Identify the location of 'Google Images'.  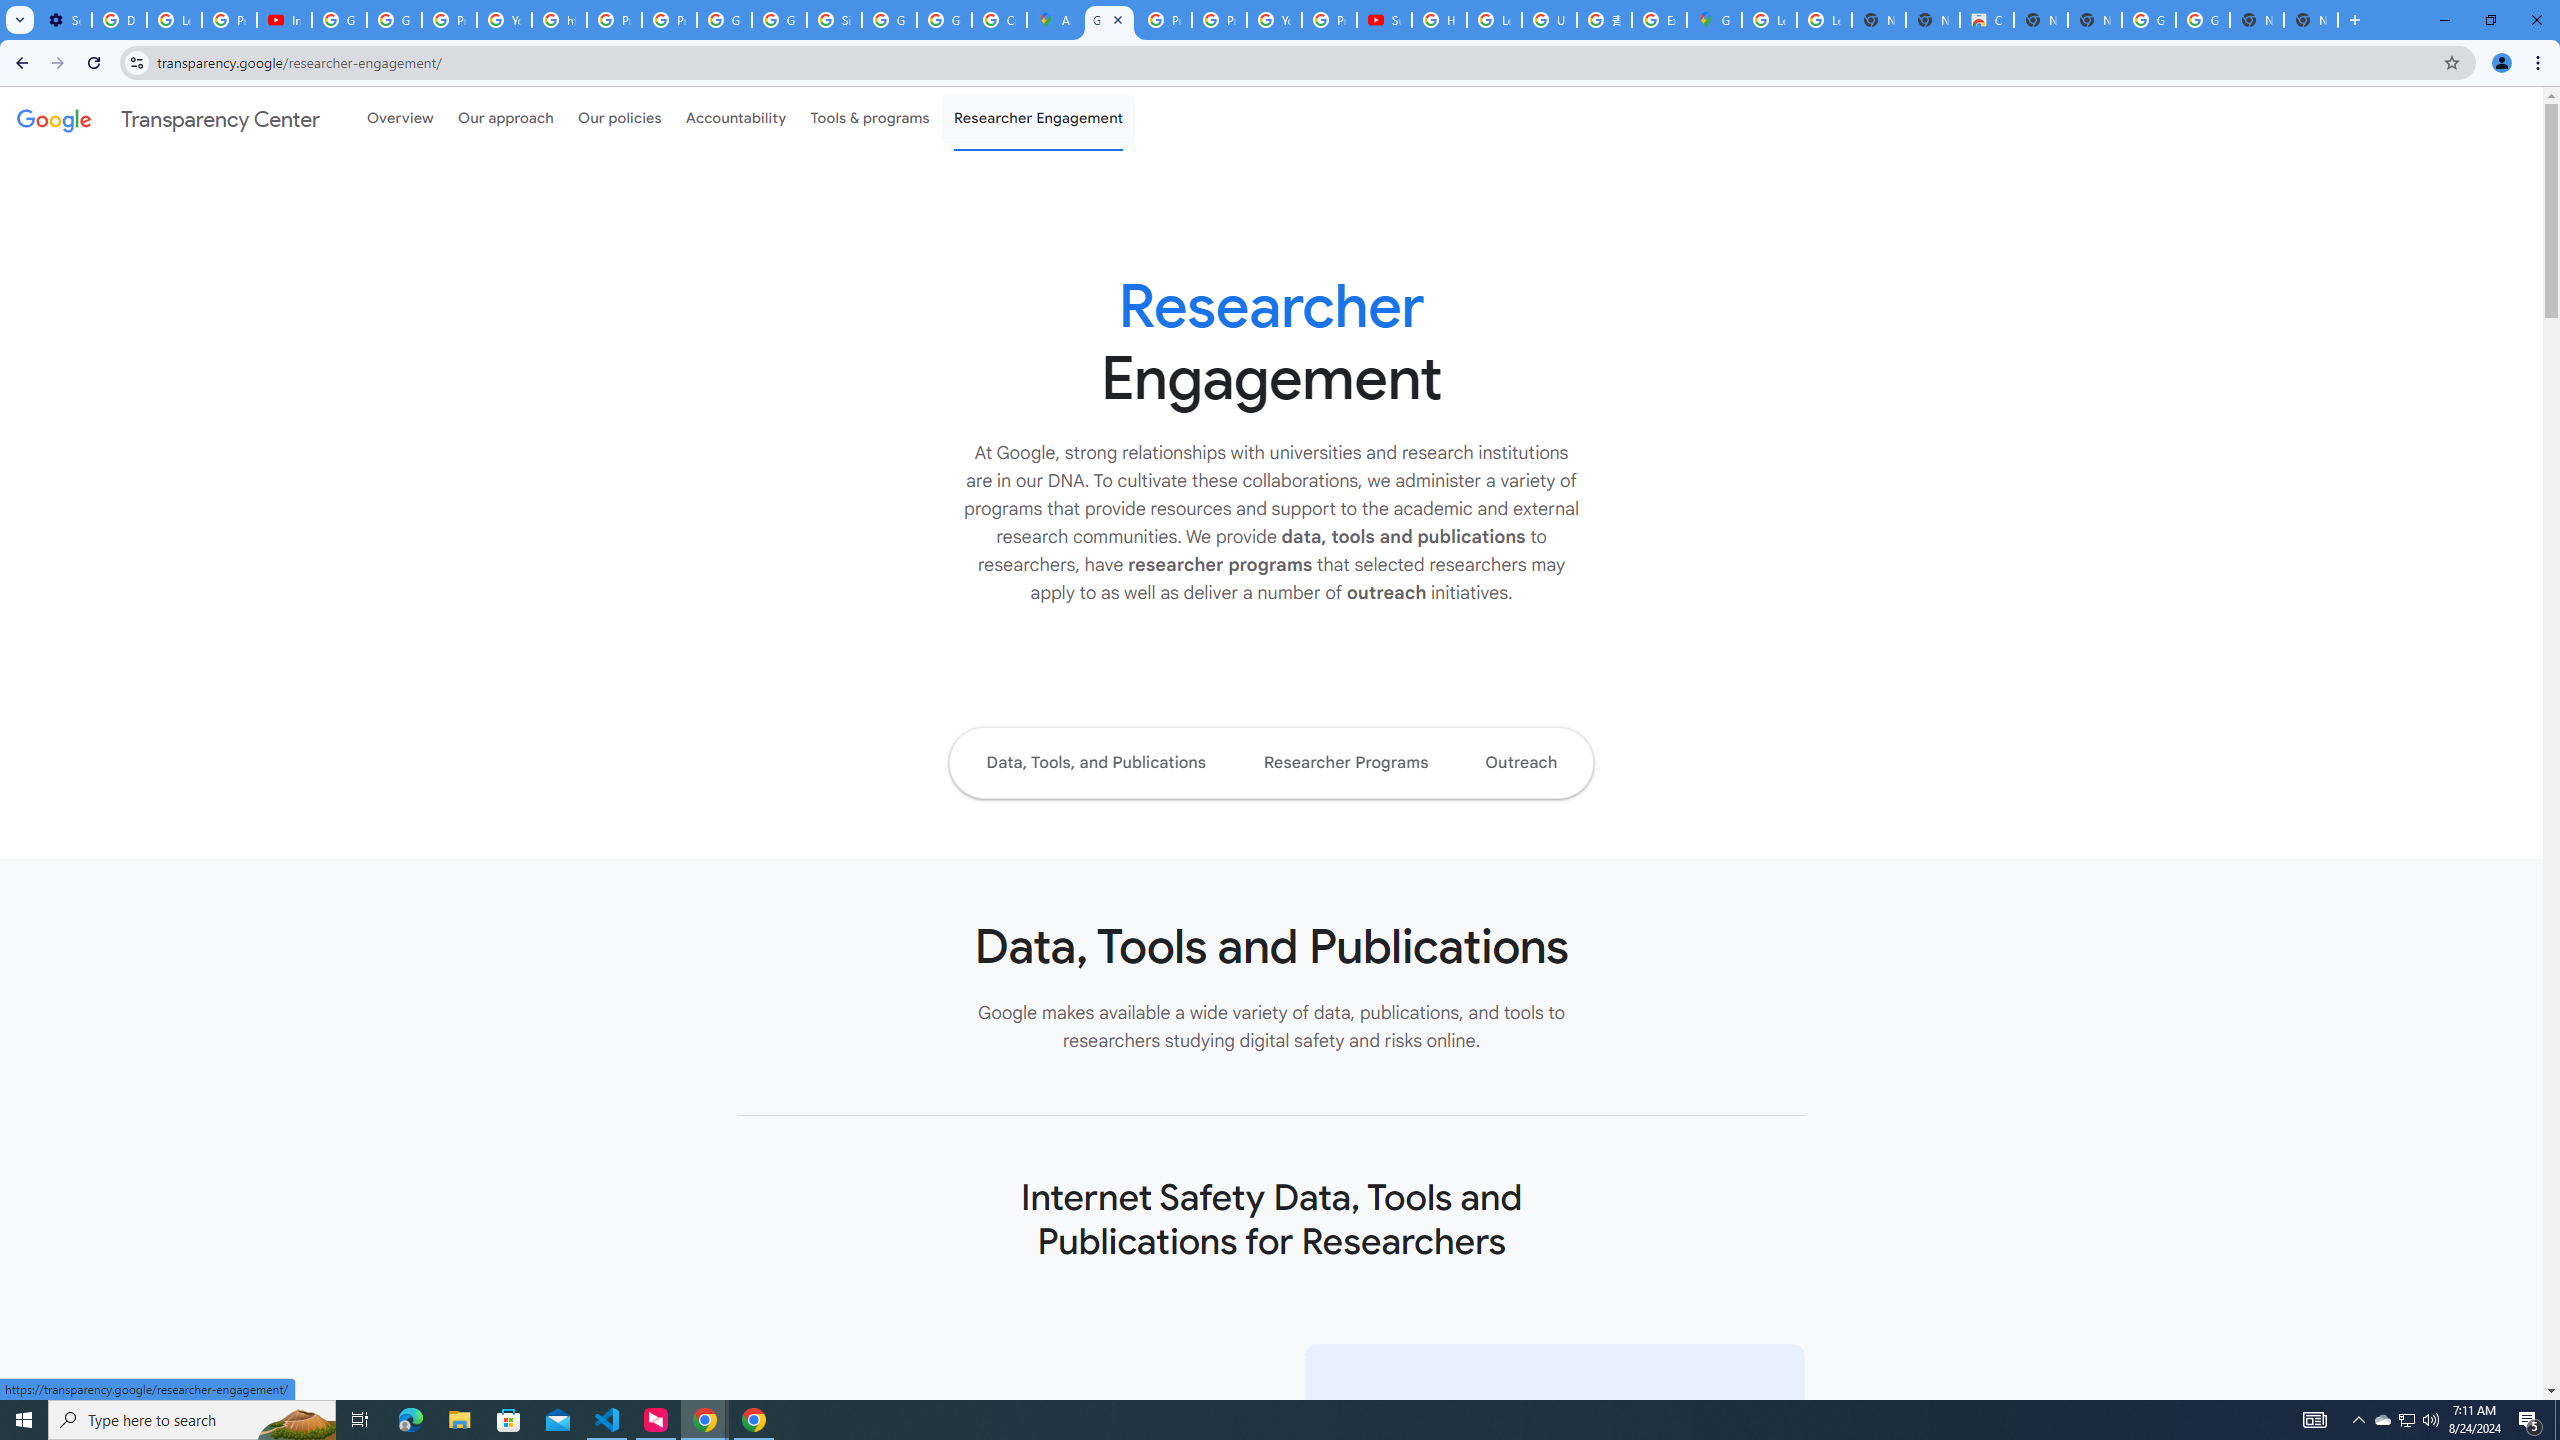
(2201, 19).